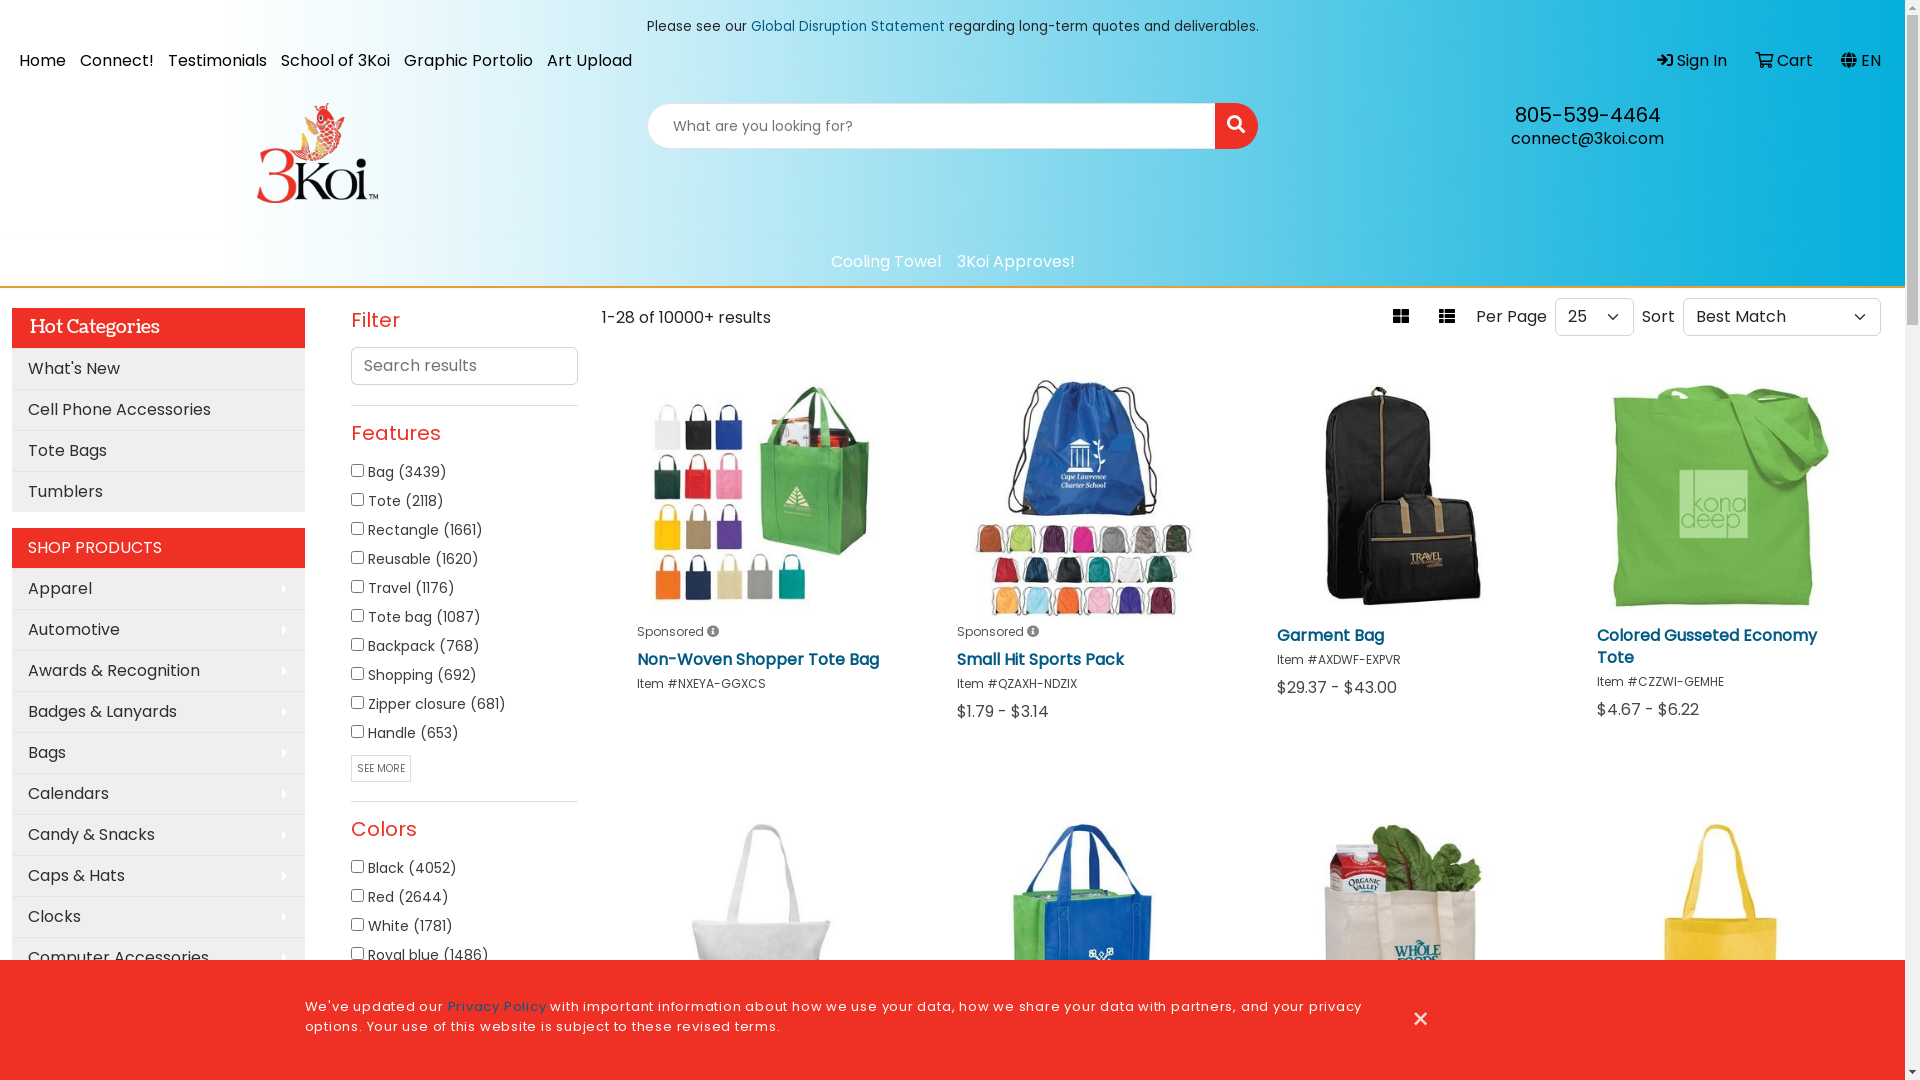 The height and width of the screenshot is (1080, 1920). What do you see at coordinates (161, 60) in the screenshot?
I see `'Testimonials'` at bounding box center [161, 60].